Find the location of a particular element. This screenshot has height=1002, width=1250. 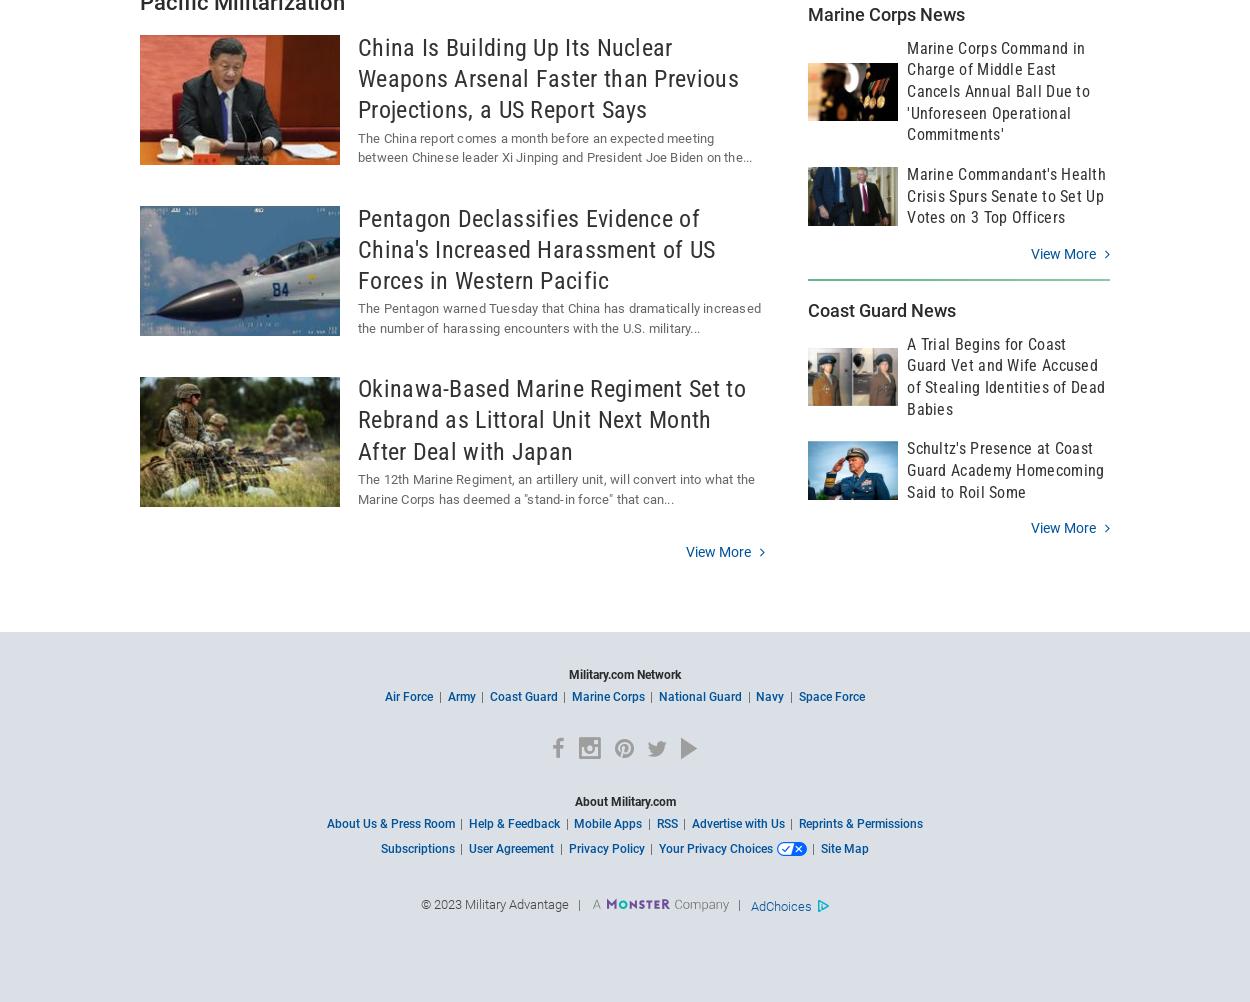

'About Us & Press Room' is located at coordinates (326, 822).